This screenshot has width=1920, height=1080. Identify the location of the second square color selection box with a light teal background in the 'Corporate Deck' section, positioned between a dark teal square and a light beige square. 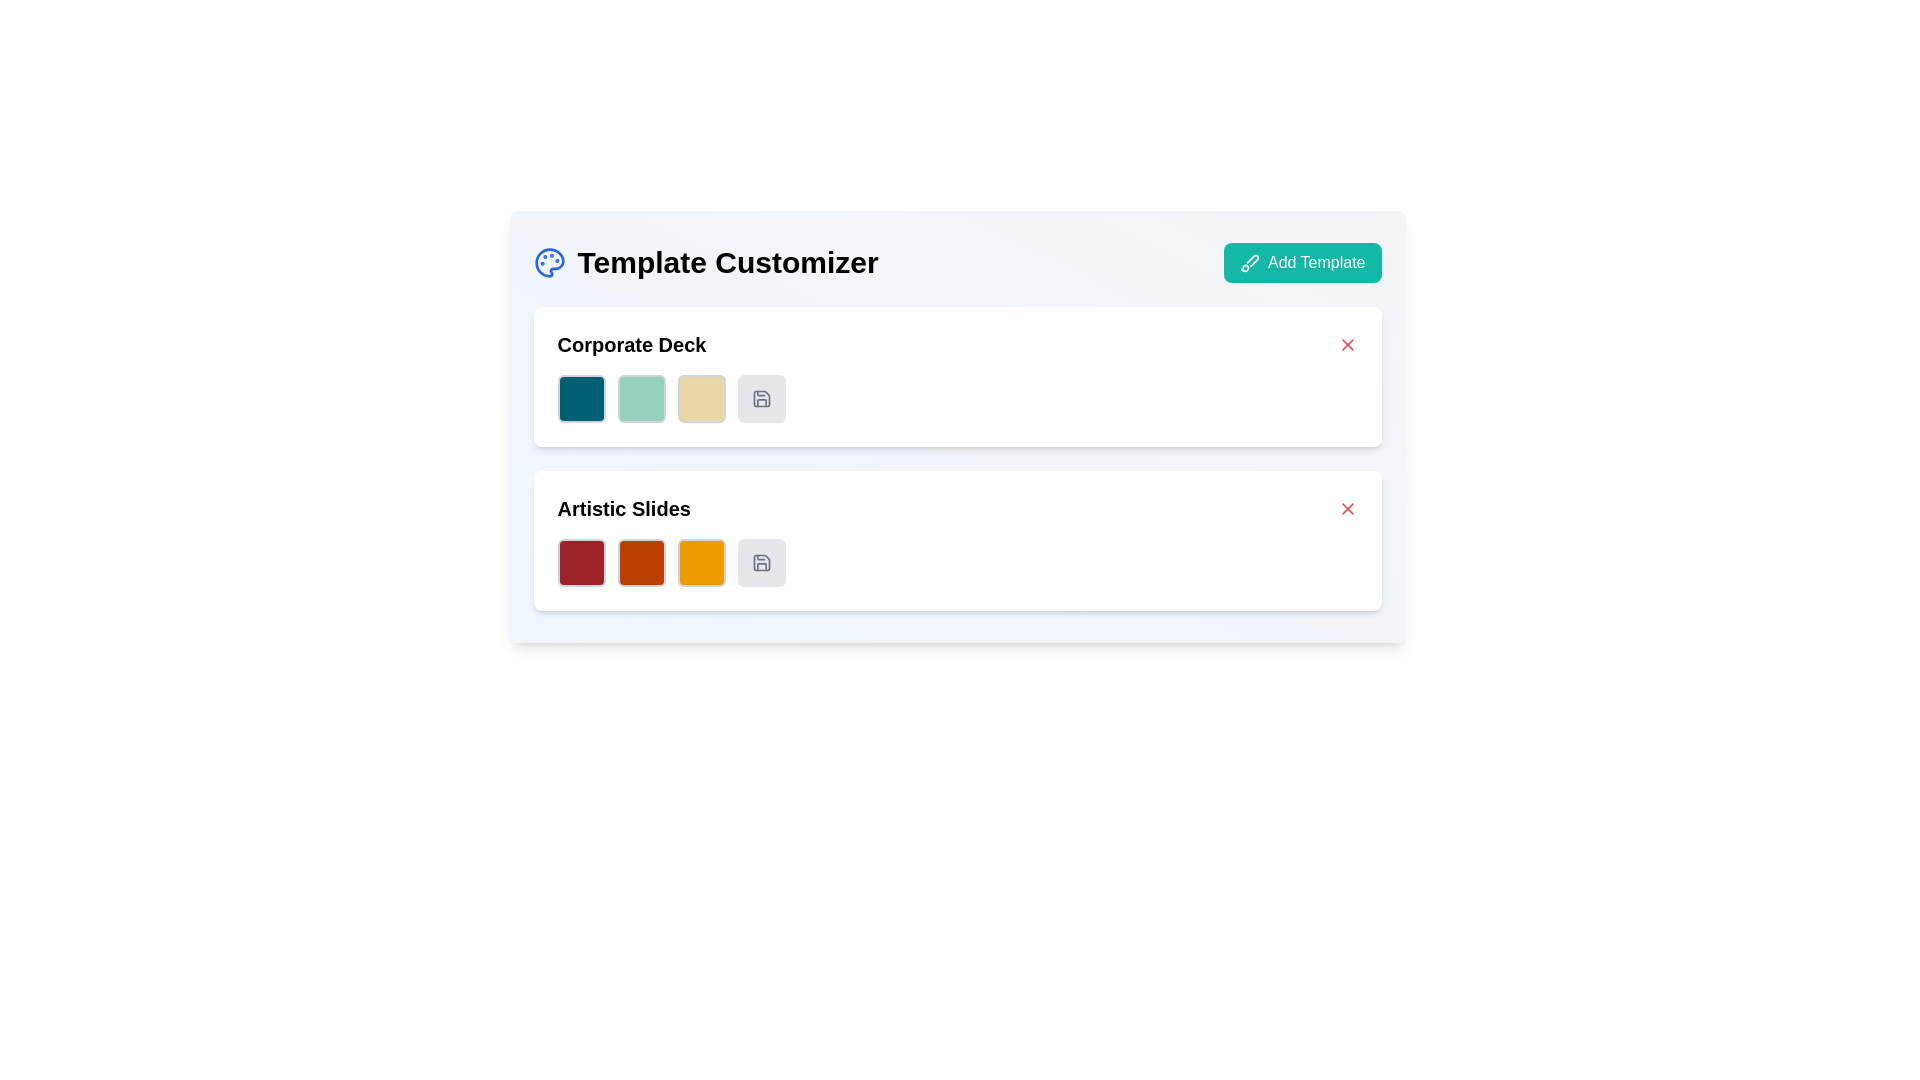
(641, 398).